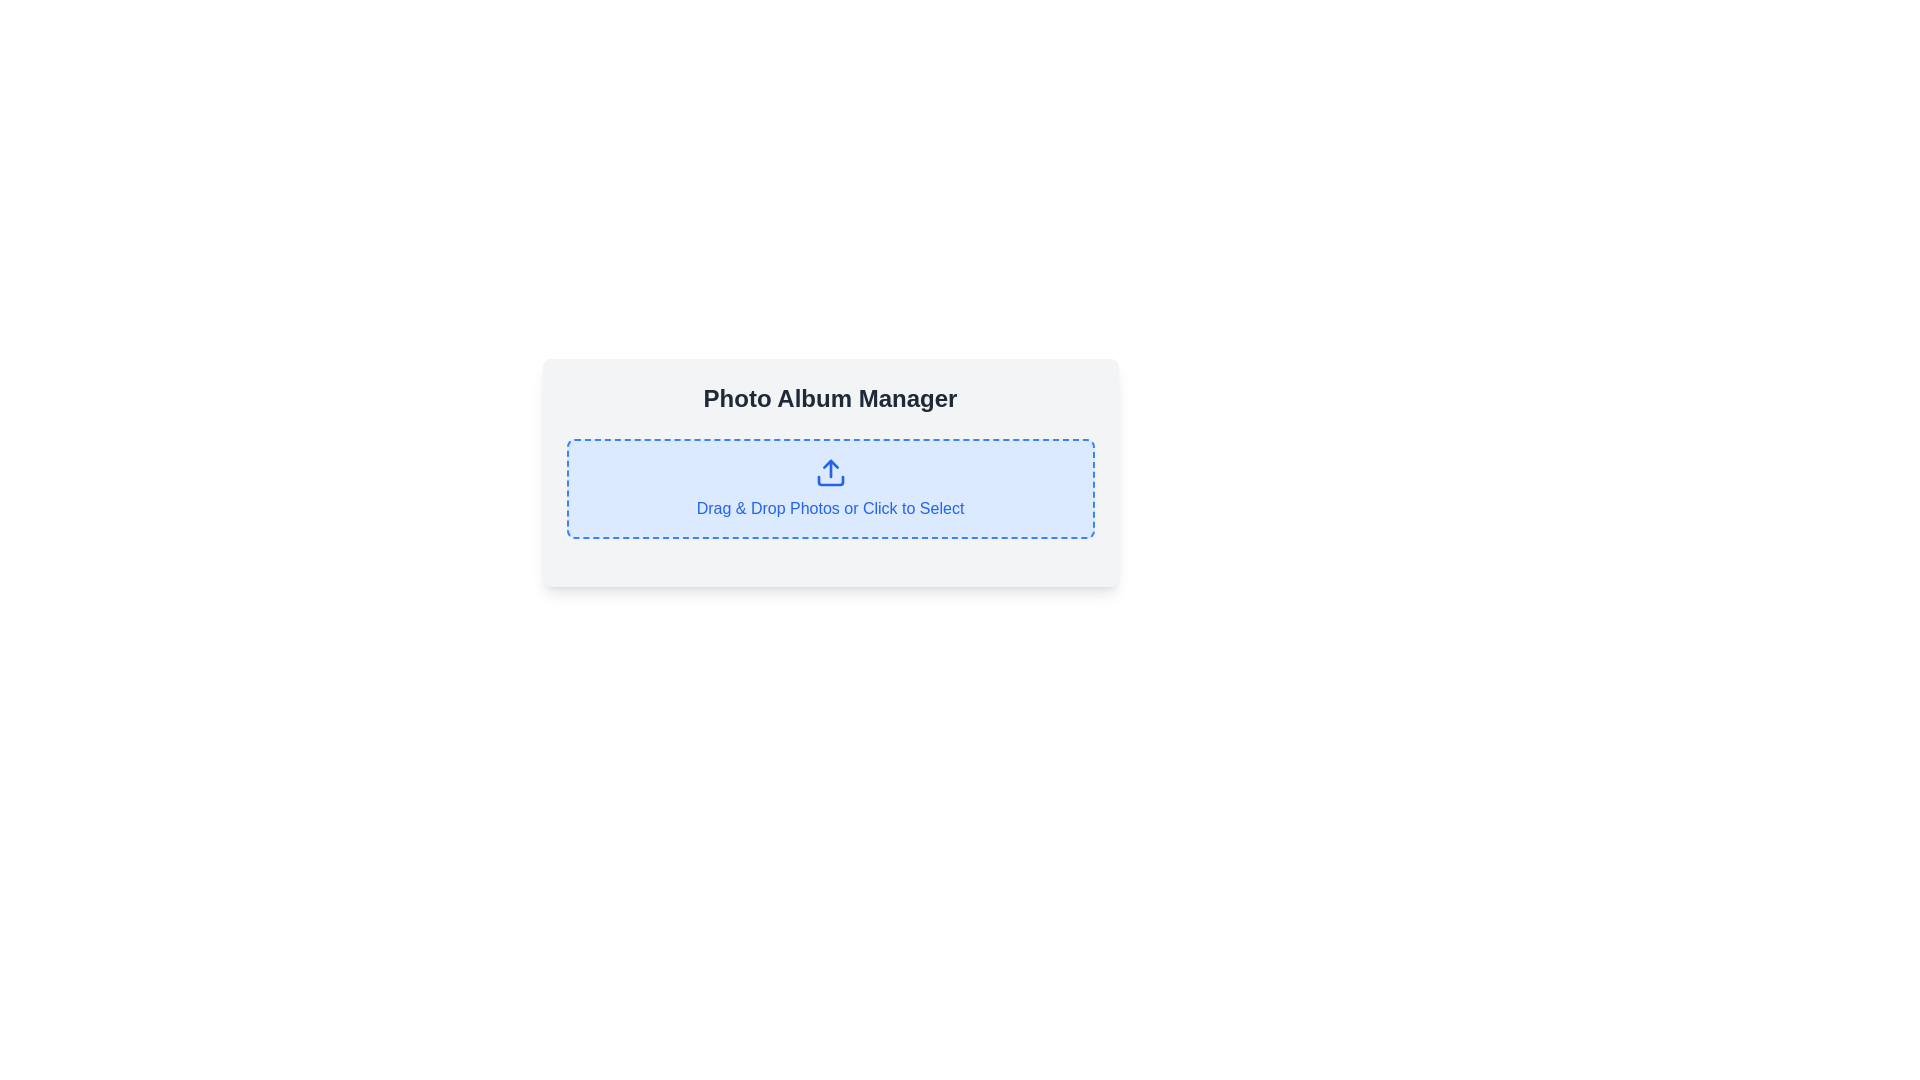 The image size is (1920, 1080). Describe the element at coordinates (830, 473) in the screenshot. I see `the blue upload icon, which is represented by an arrow pointing upwards inside a tray-like symbol, to interact with the upload functionality` at that location.